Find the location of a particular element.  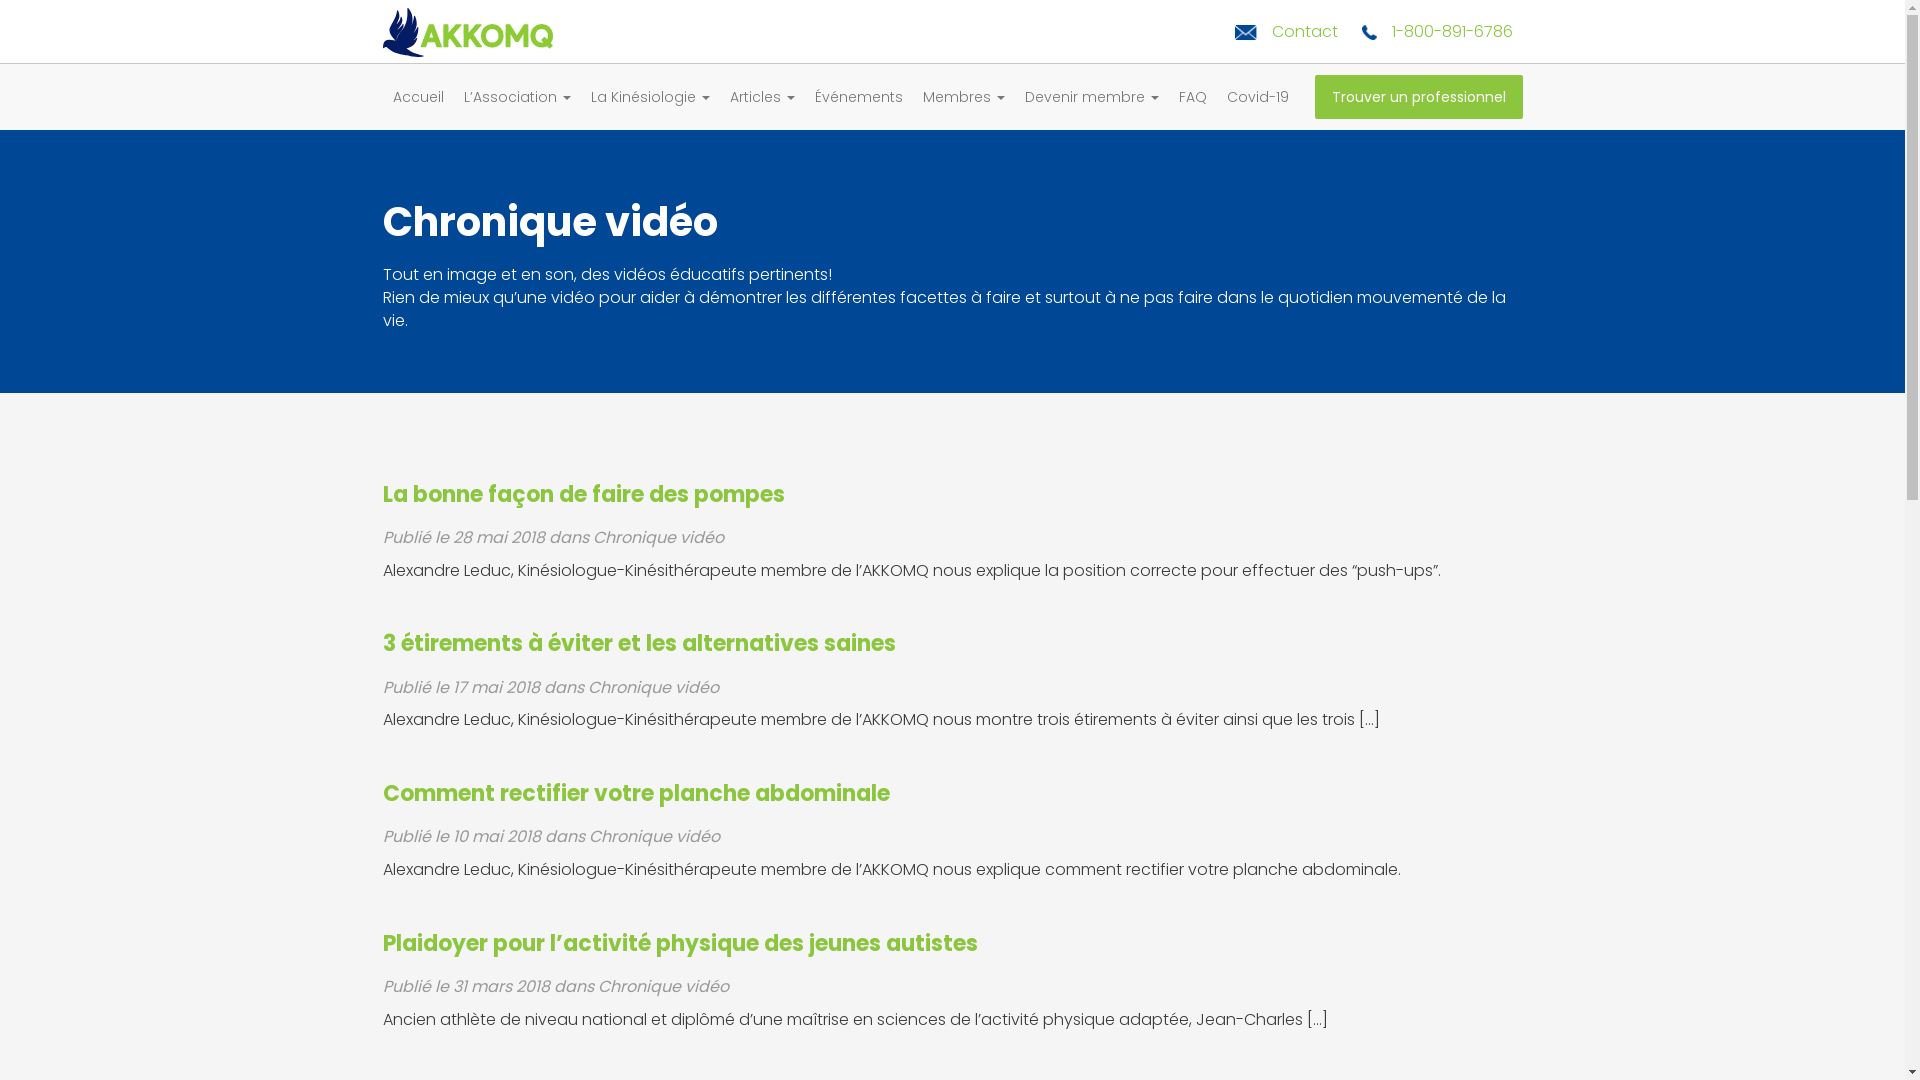

'Trouver un professionnel' is located at coordinates (1416, 96).